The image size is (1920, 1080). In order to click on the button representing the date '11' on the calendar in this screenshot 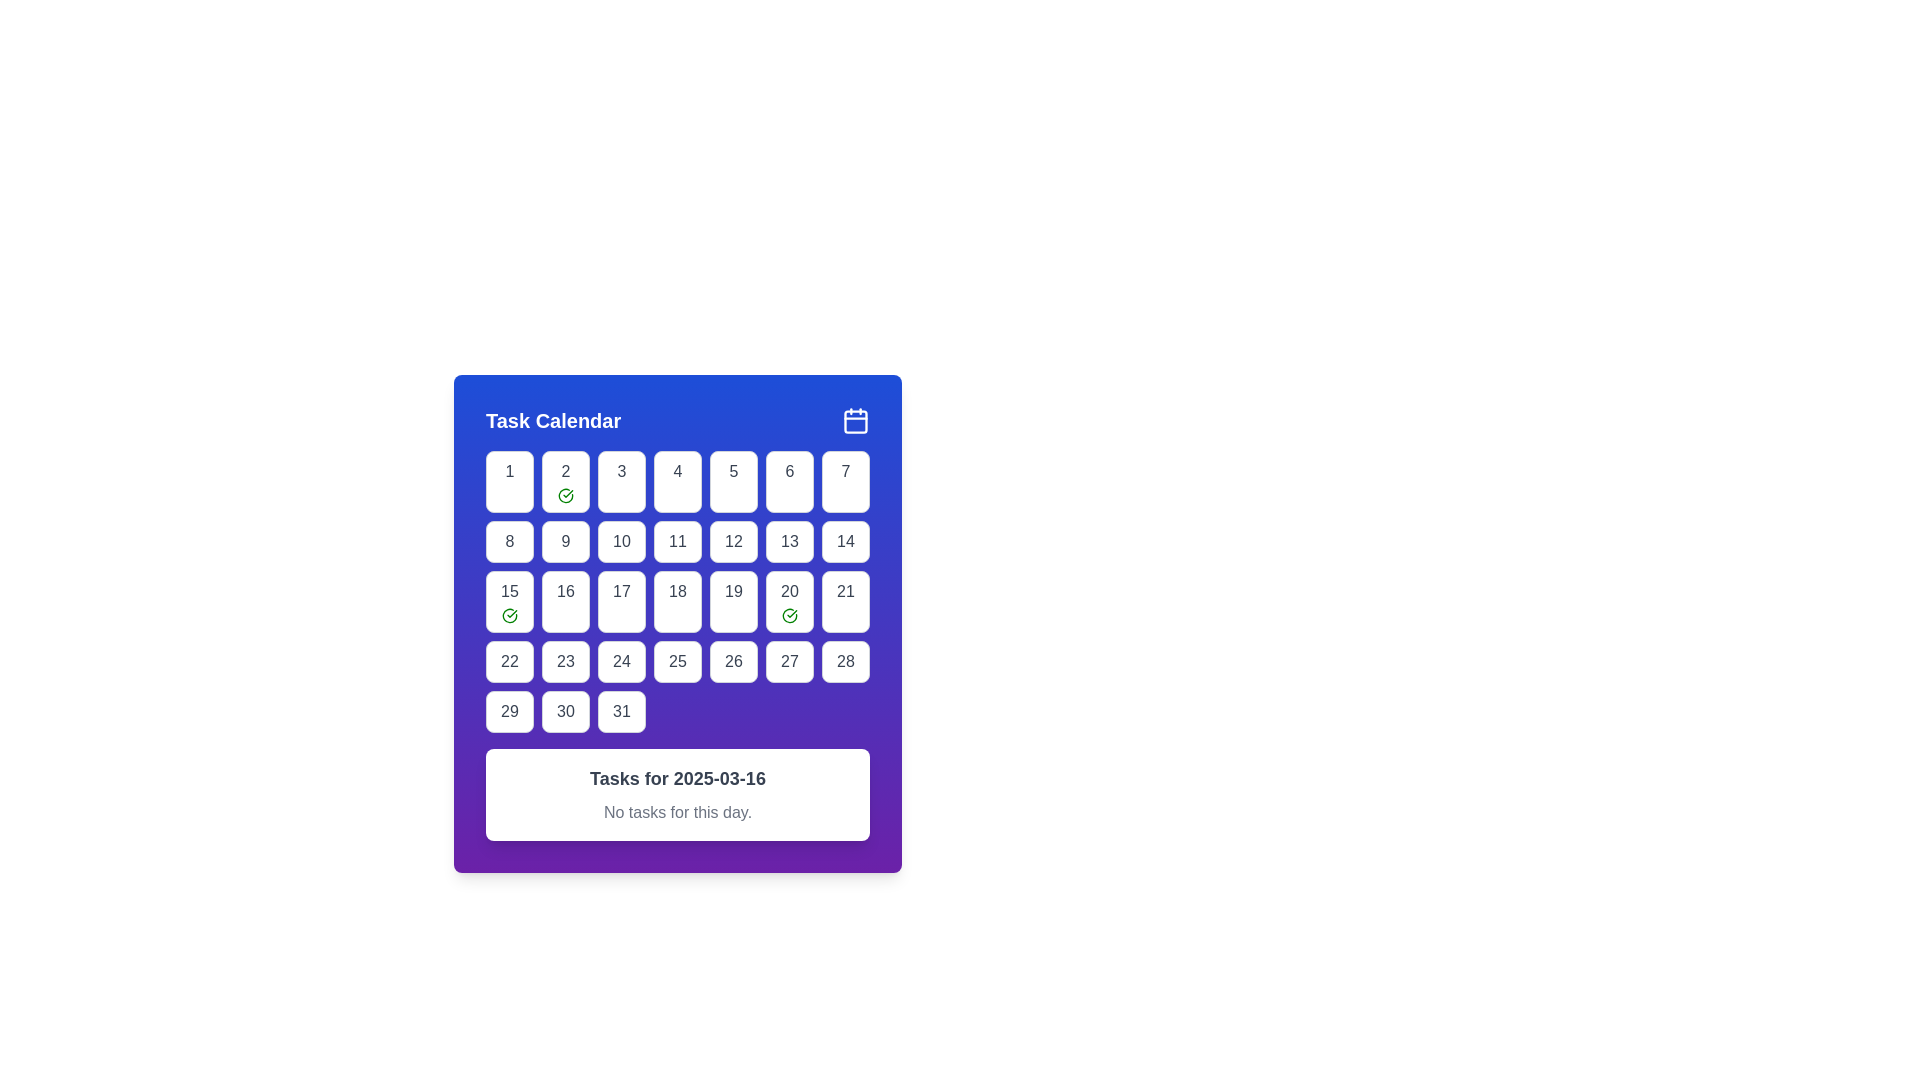, I will do `click(677, 542)`.